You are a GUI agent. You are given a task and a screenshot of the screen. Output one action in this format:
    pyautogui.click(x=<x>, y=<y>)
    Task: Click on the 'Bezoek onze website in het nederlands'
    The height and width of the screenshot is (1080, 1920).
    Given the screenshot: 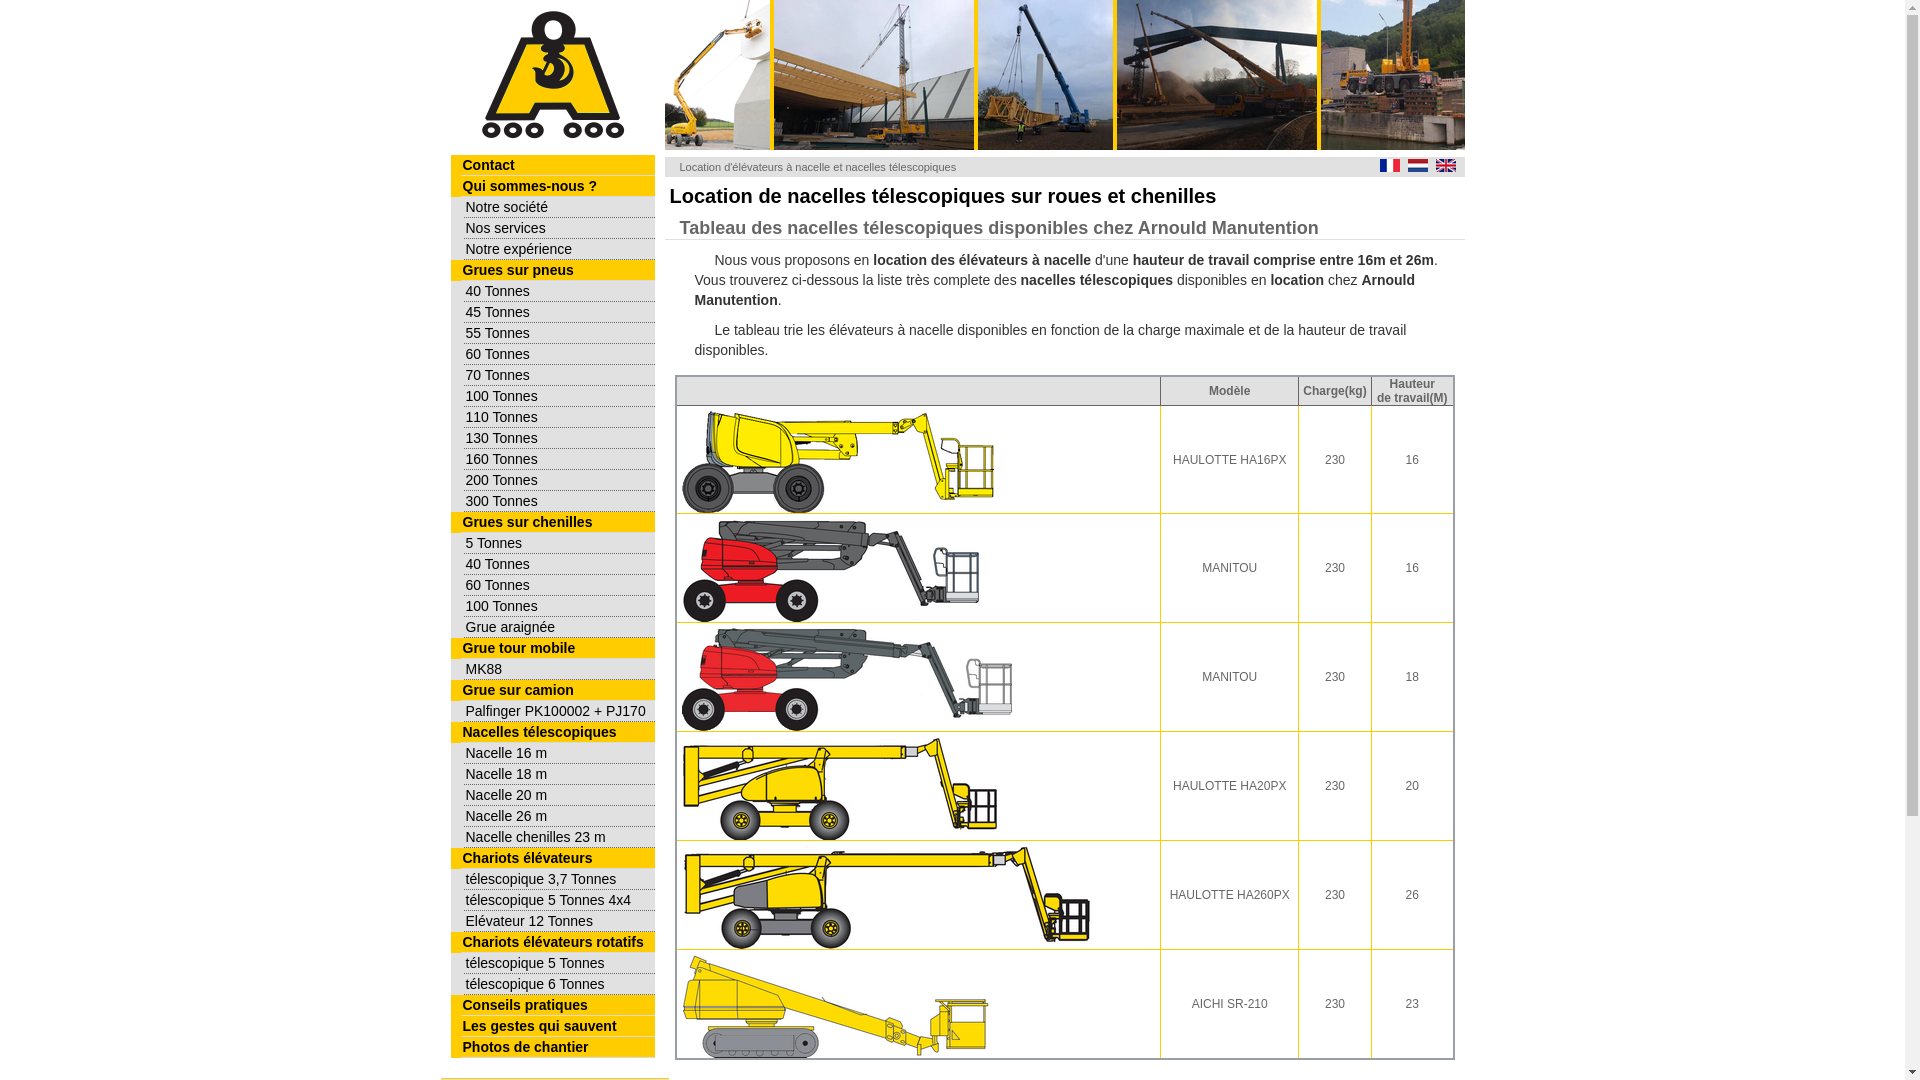 What is the action you would take?
    pyautogui.click(x=1416, y=165)
    